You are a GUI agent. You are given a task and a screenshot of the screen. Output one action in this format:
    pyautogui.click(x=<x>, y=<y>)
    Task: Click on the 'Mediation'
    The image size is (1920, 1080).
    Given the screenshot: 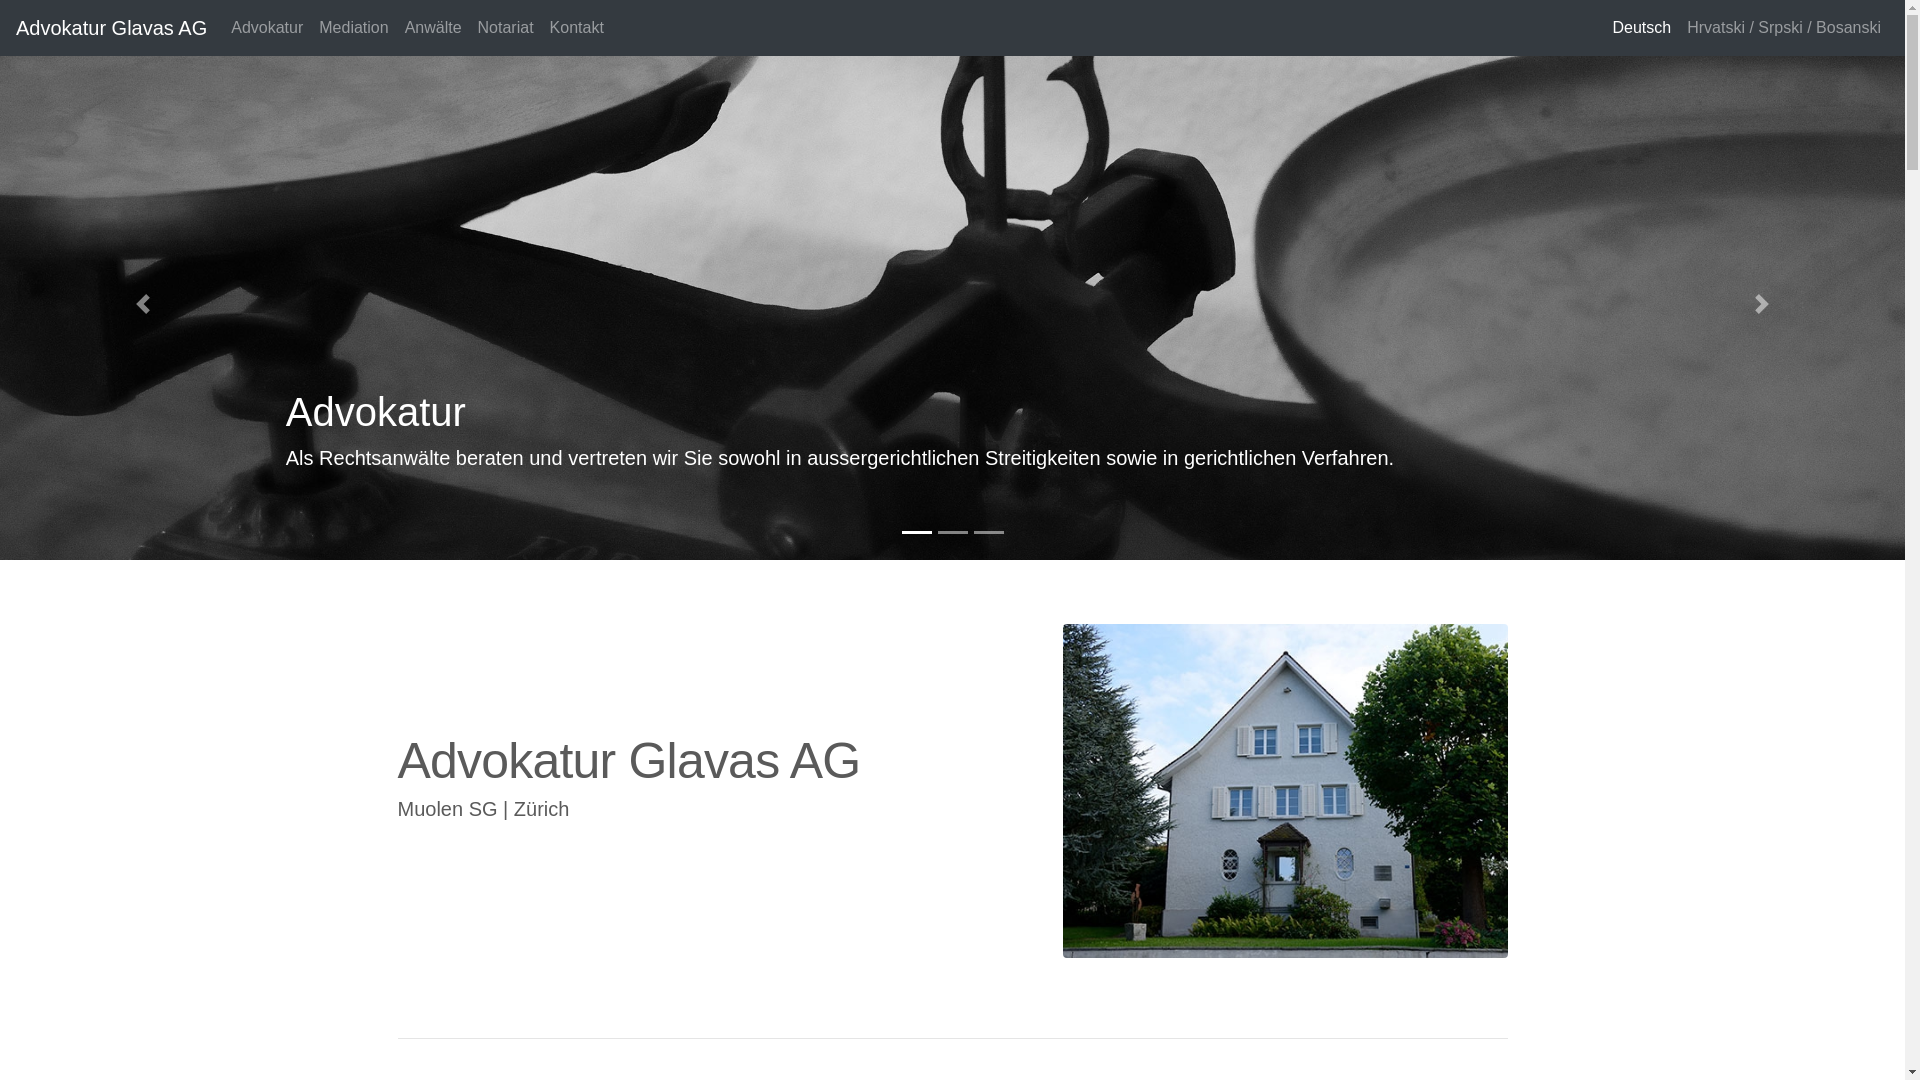 What is the action you would take?
    pyautogui.click(x=353, y=27)
    